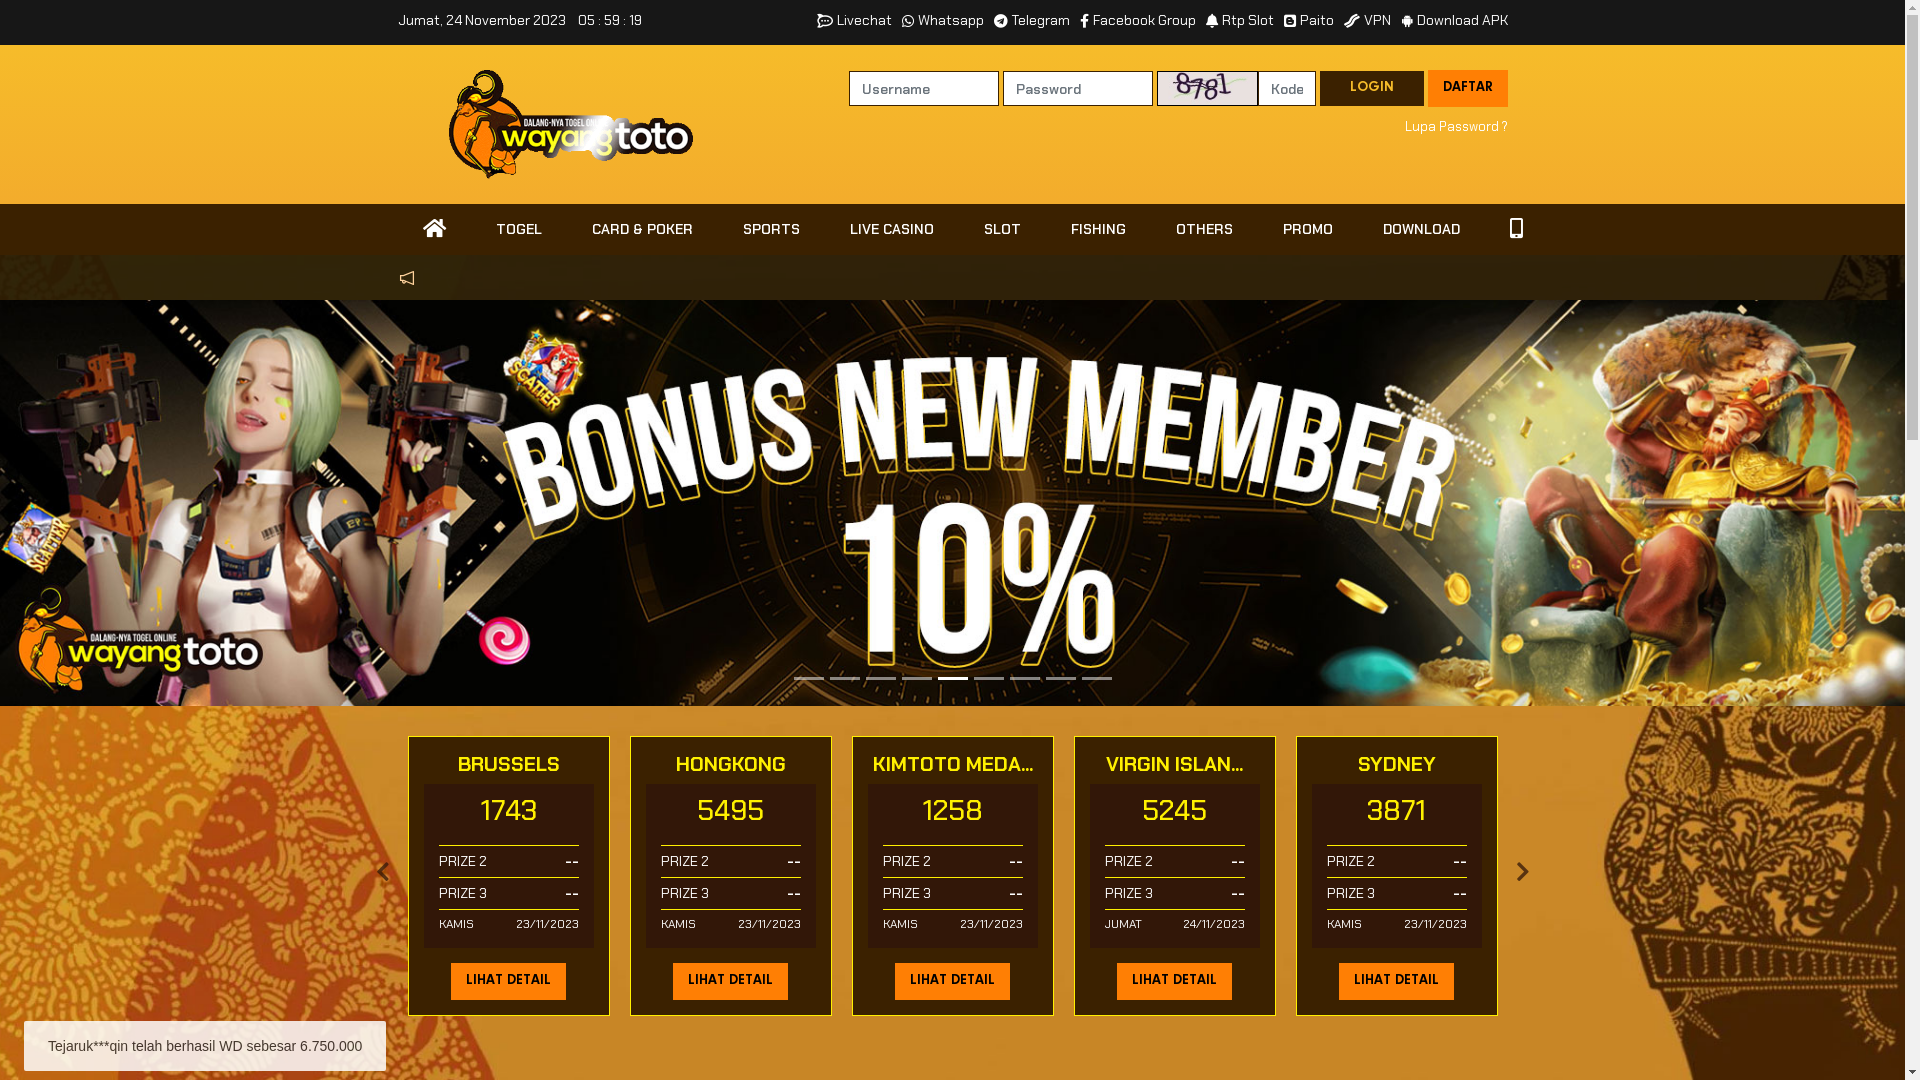  Describe the element at coordinates (770, 228) in the screenshot. I see `'SPORTS'` at that location.